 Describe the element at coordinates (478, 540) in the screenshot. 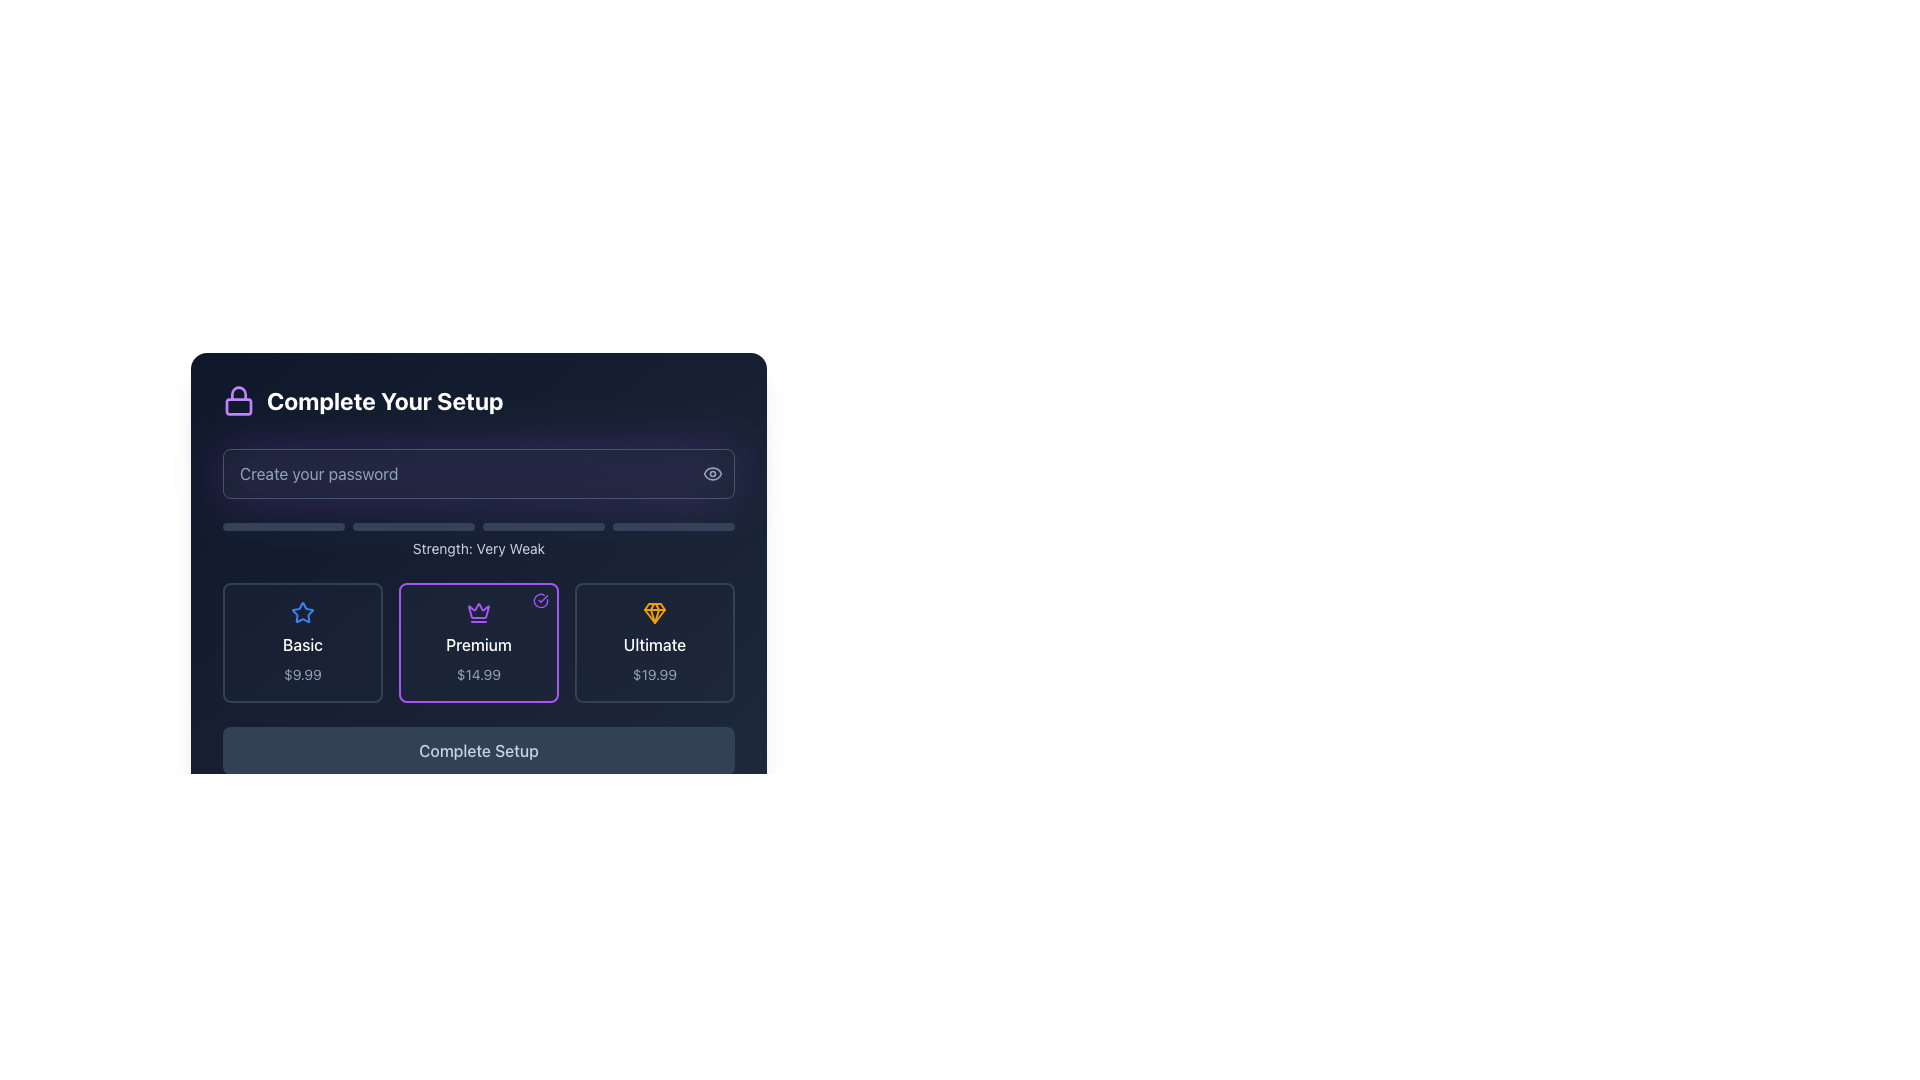

I see `the text label that provides feedback on the strength of the password entered, located below the password input field and above the pricing options` at that location.